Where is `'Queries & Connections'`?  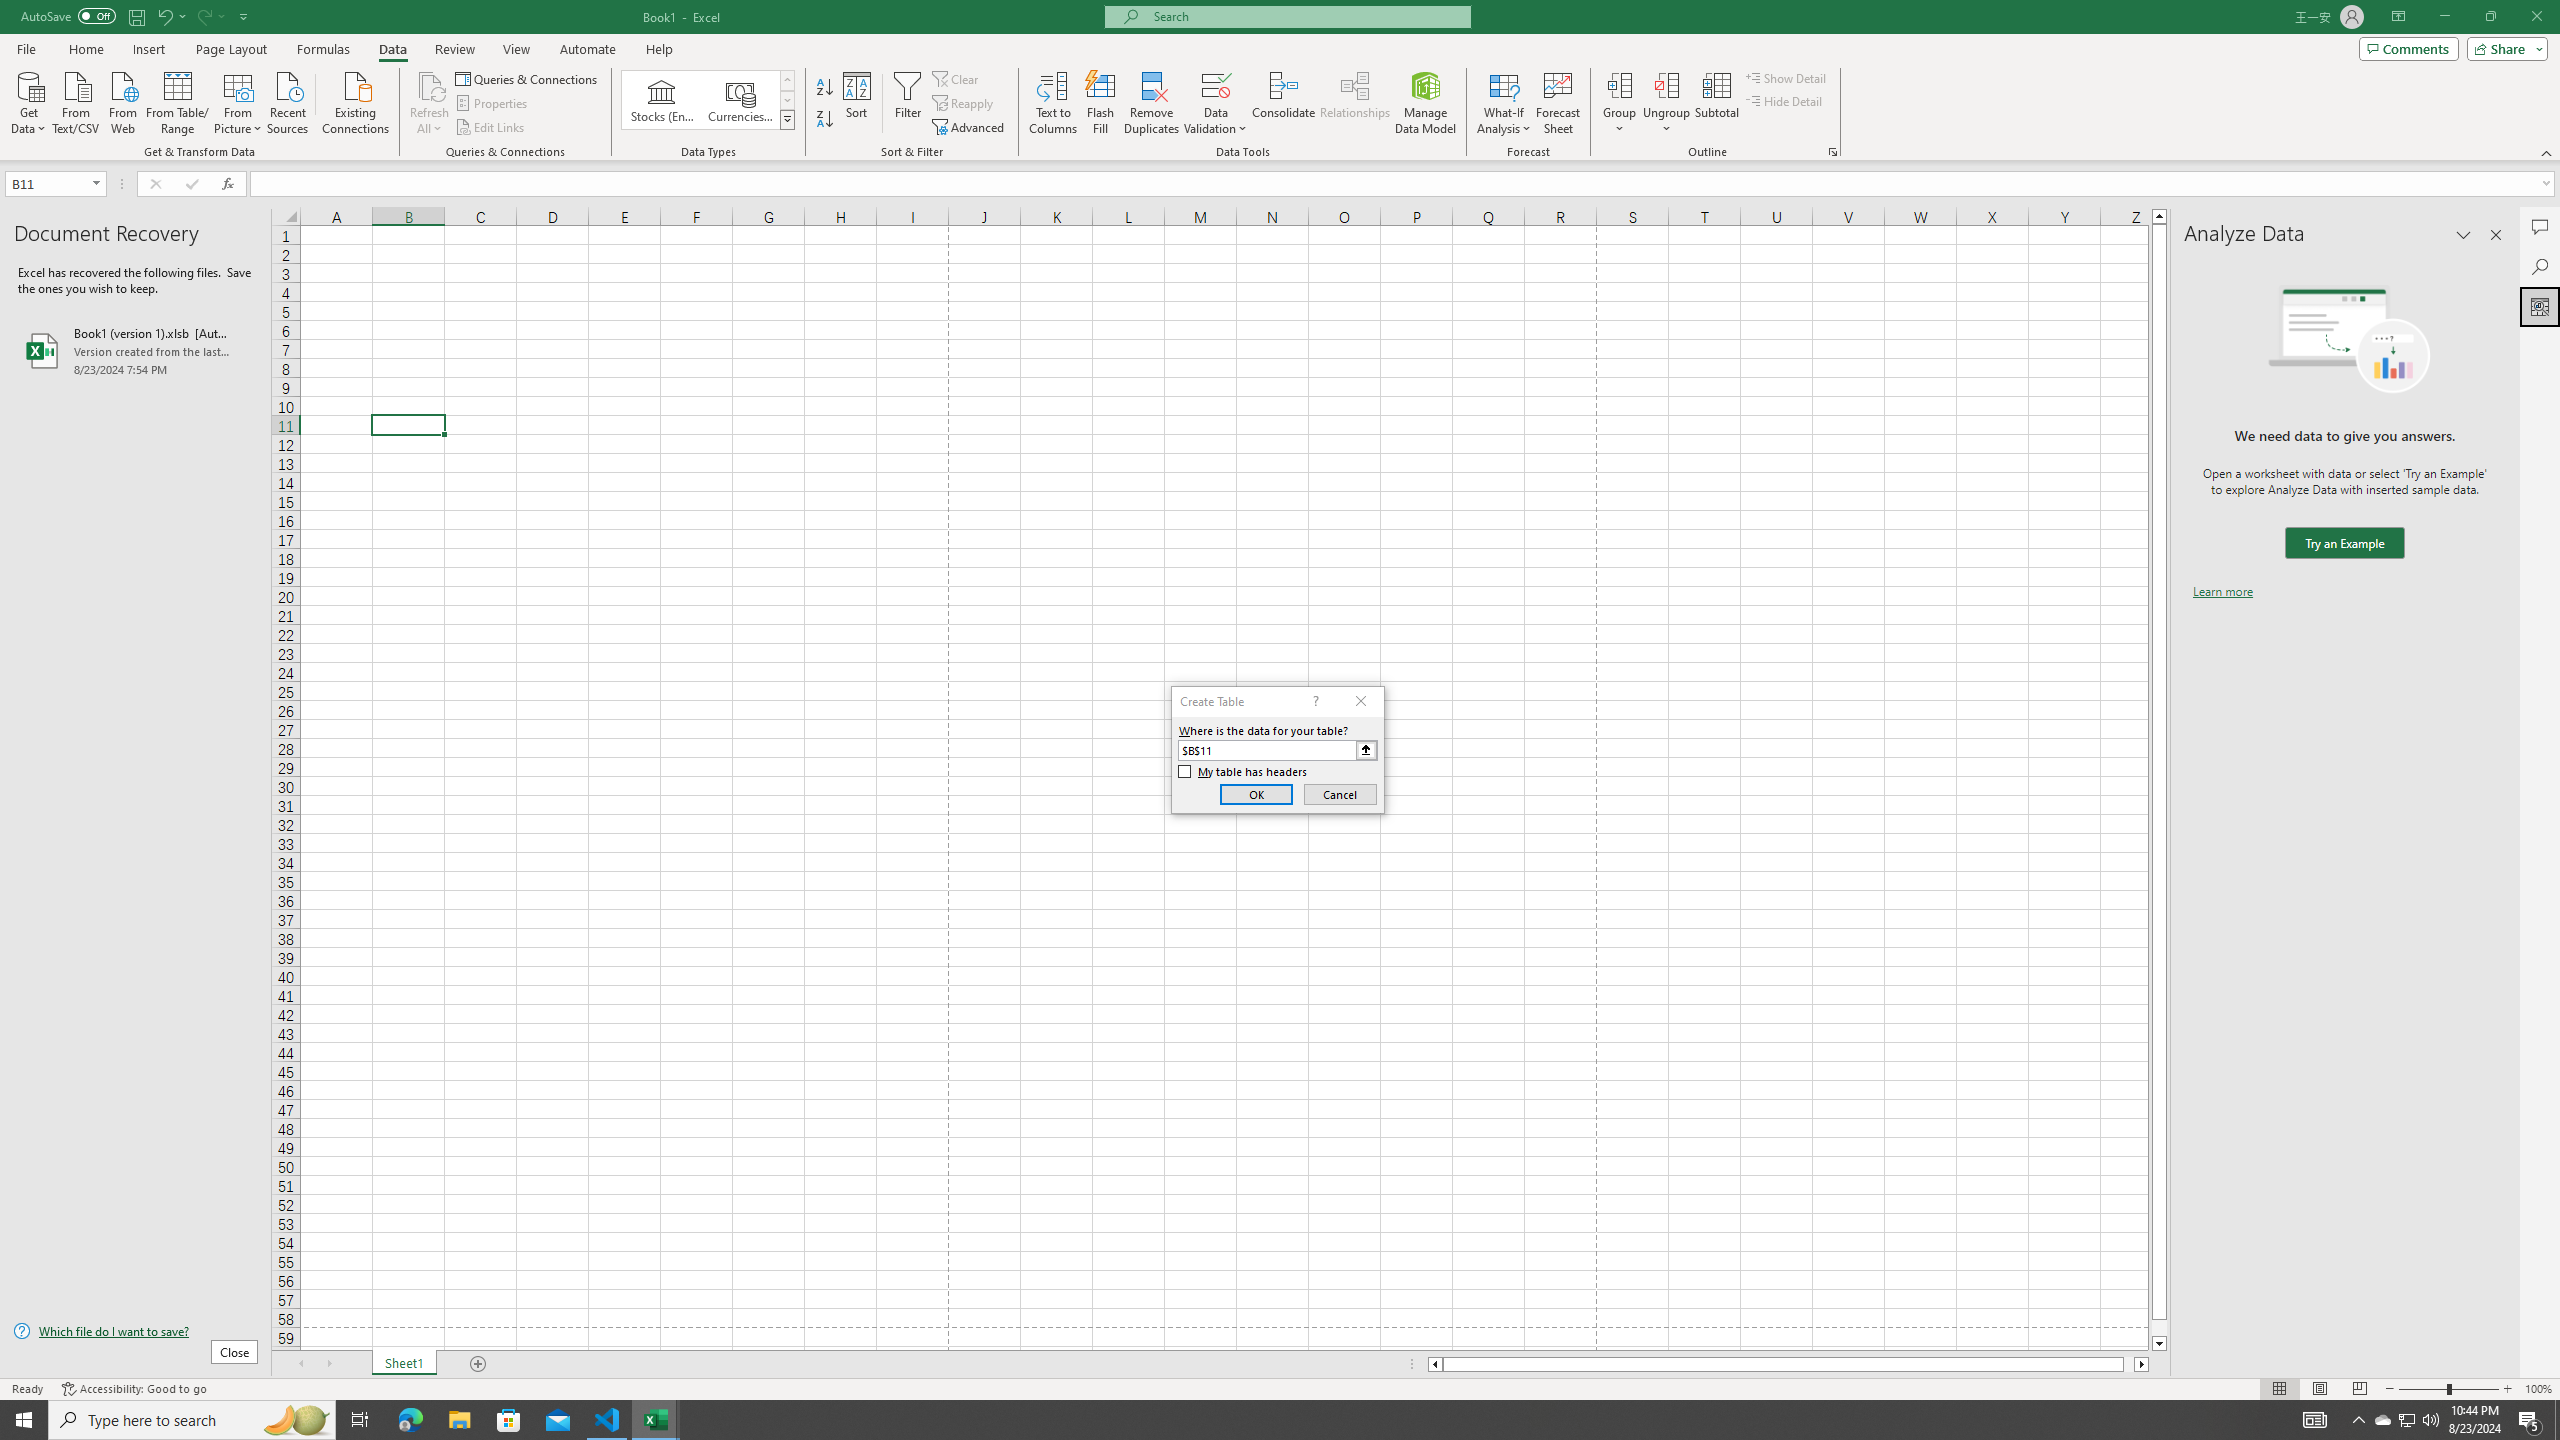
'Queries & Connections' is located at coordinates (527, 78).